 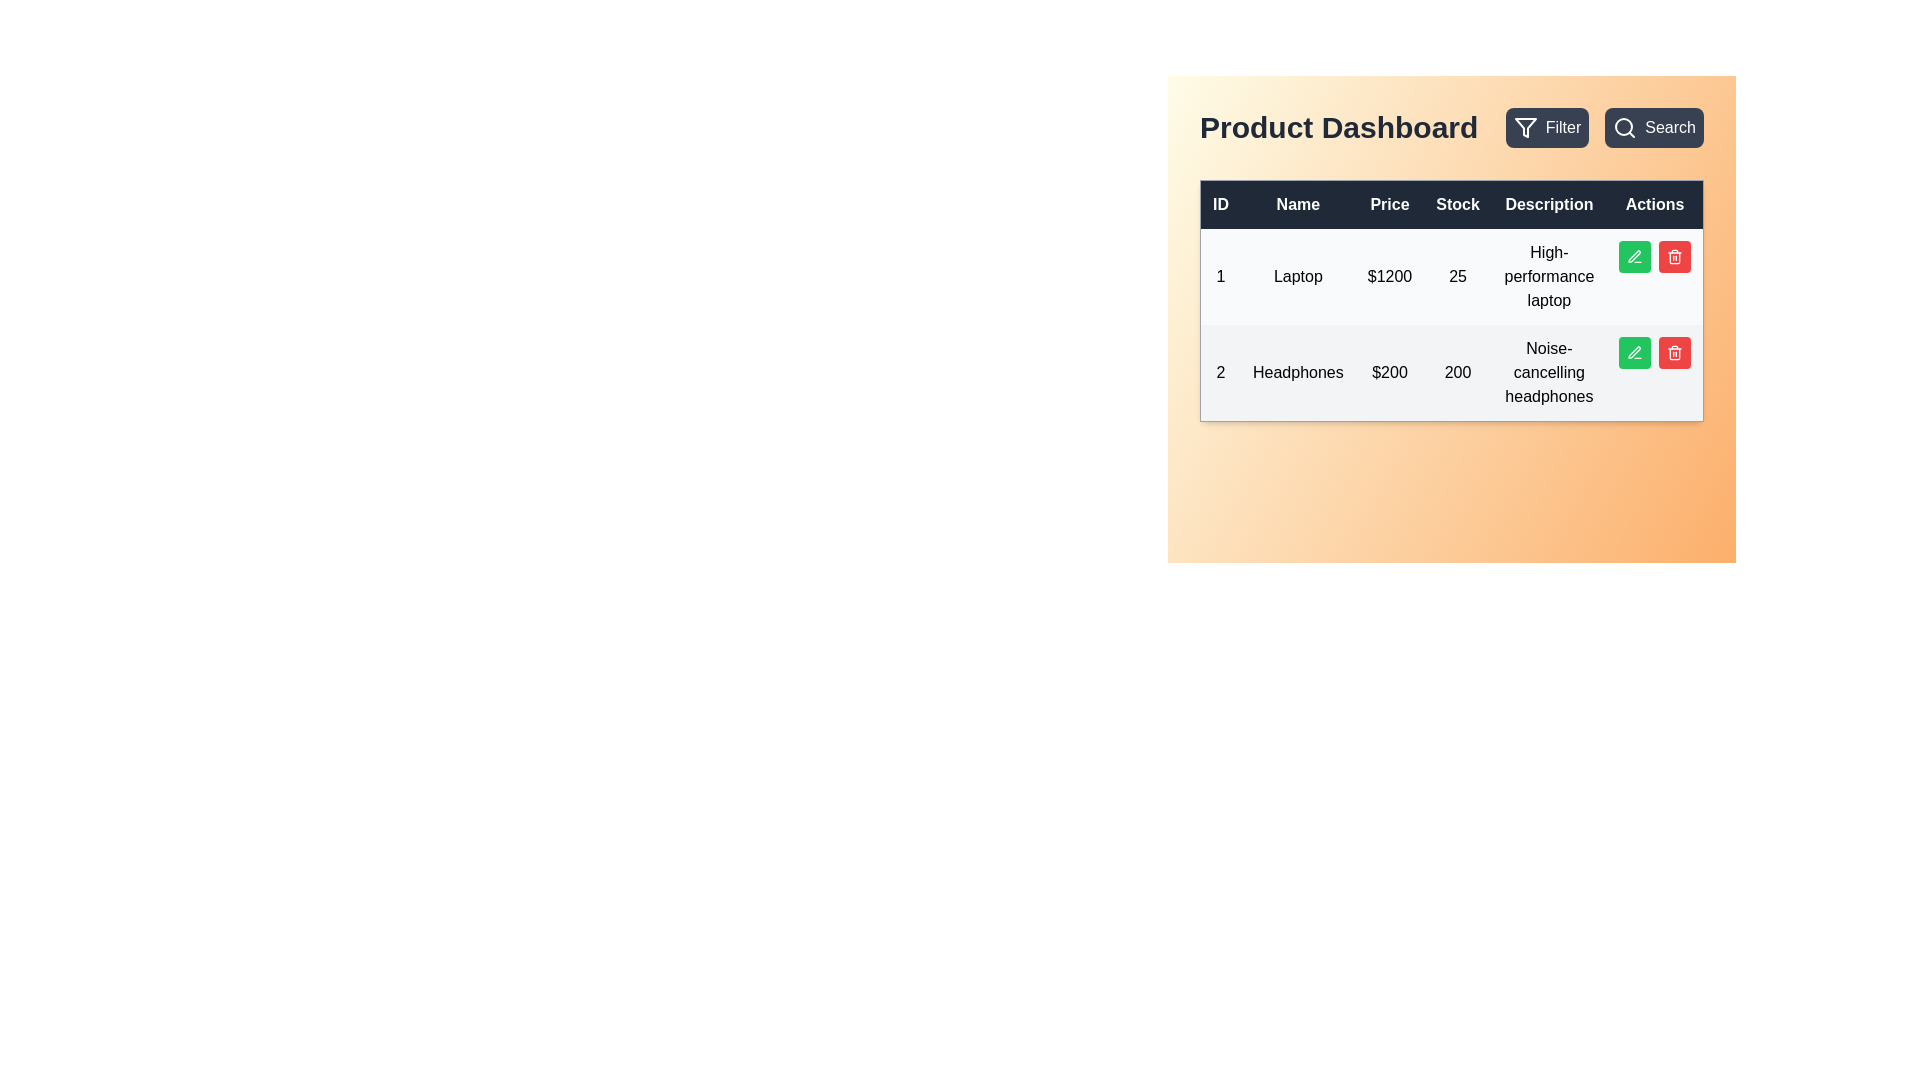 I want to click on the edit icon button, which is a pen symbol located inside a green rectangular button in the 'Actions' column of the table for the item 'Laptop', so click(x=1635, y=256).